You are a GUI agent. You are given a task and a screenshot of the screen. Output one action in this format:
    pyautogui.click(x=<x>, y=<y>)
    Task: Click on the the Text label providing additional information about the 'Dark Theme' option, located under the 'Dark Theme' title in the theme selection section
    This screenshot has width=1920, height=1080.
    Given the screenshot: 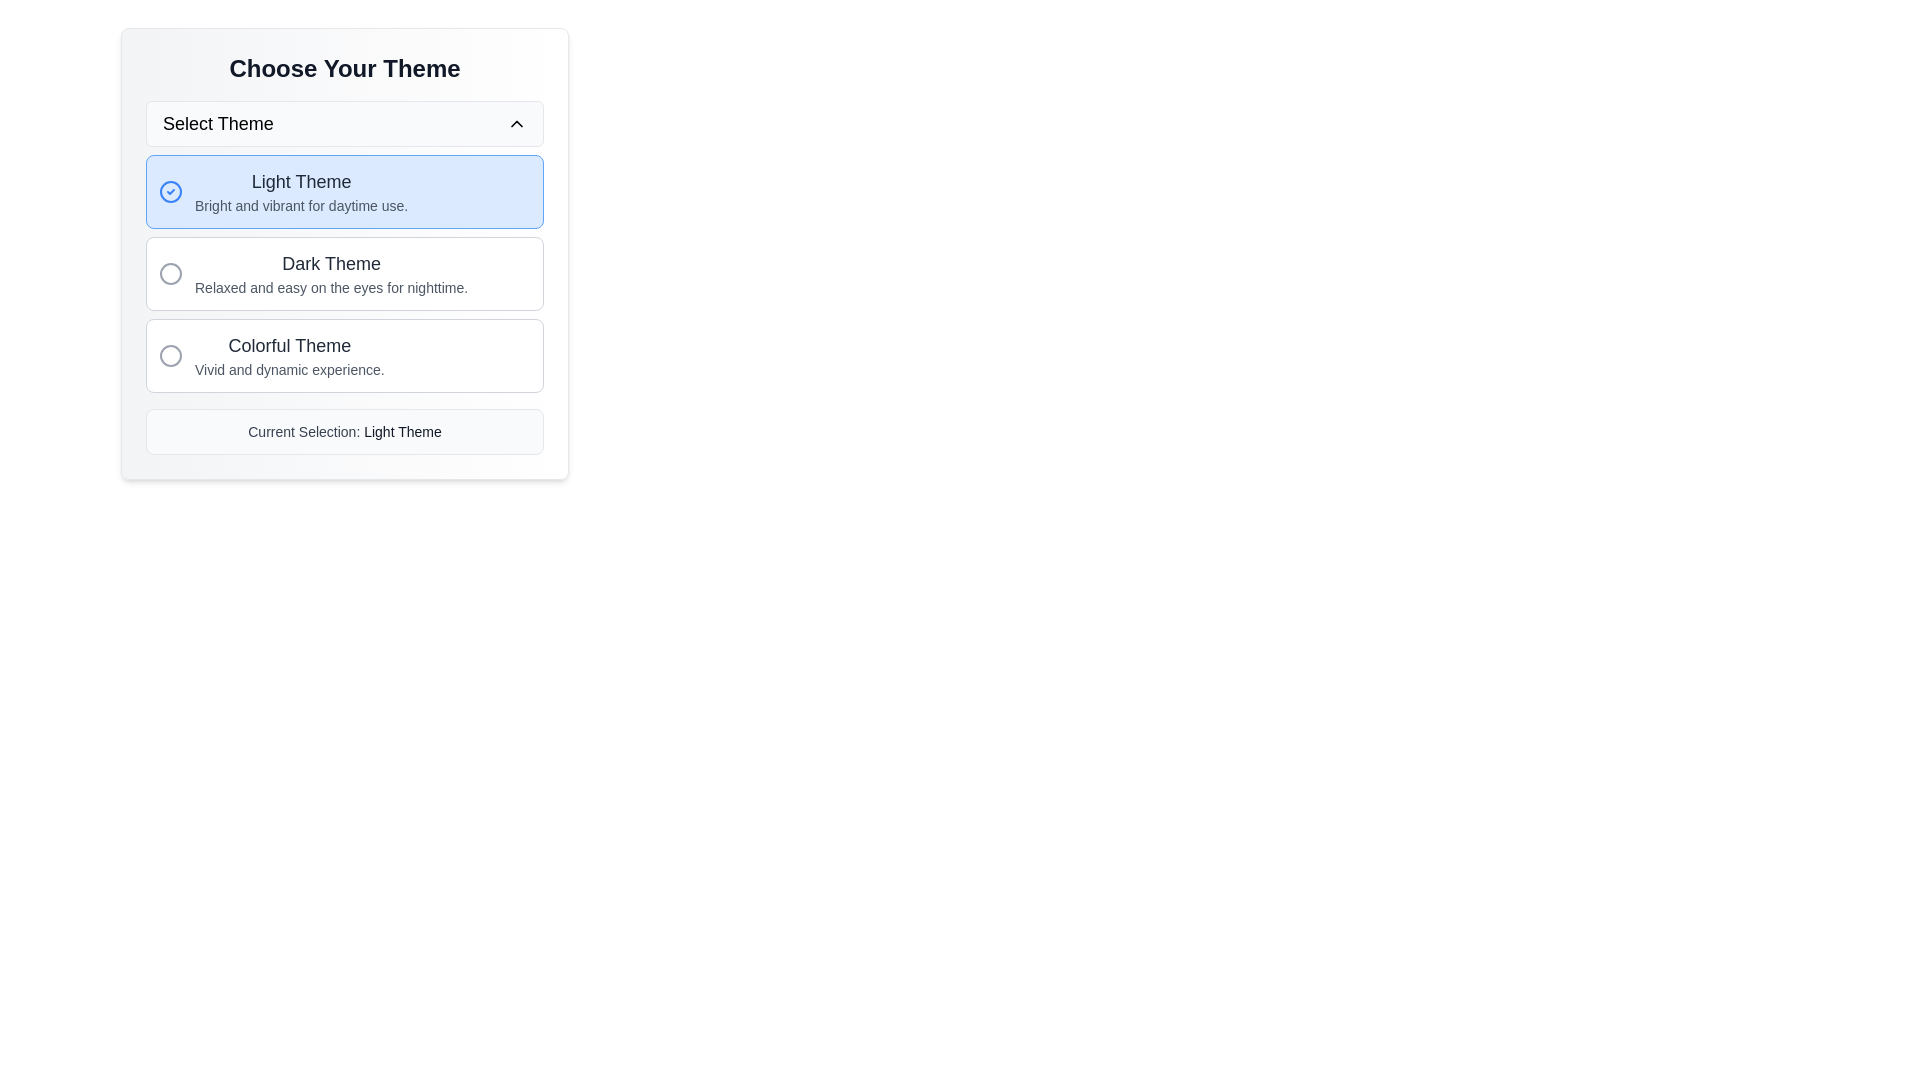 What is the action you would take?
    pyautogui.click(x=331, y=288)
    